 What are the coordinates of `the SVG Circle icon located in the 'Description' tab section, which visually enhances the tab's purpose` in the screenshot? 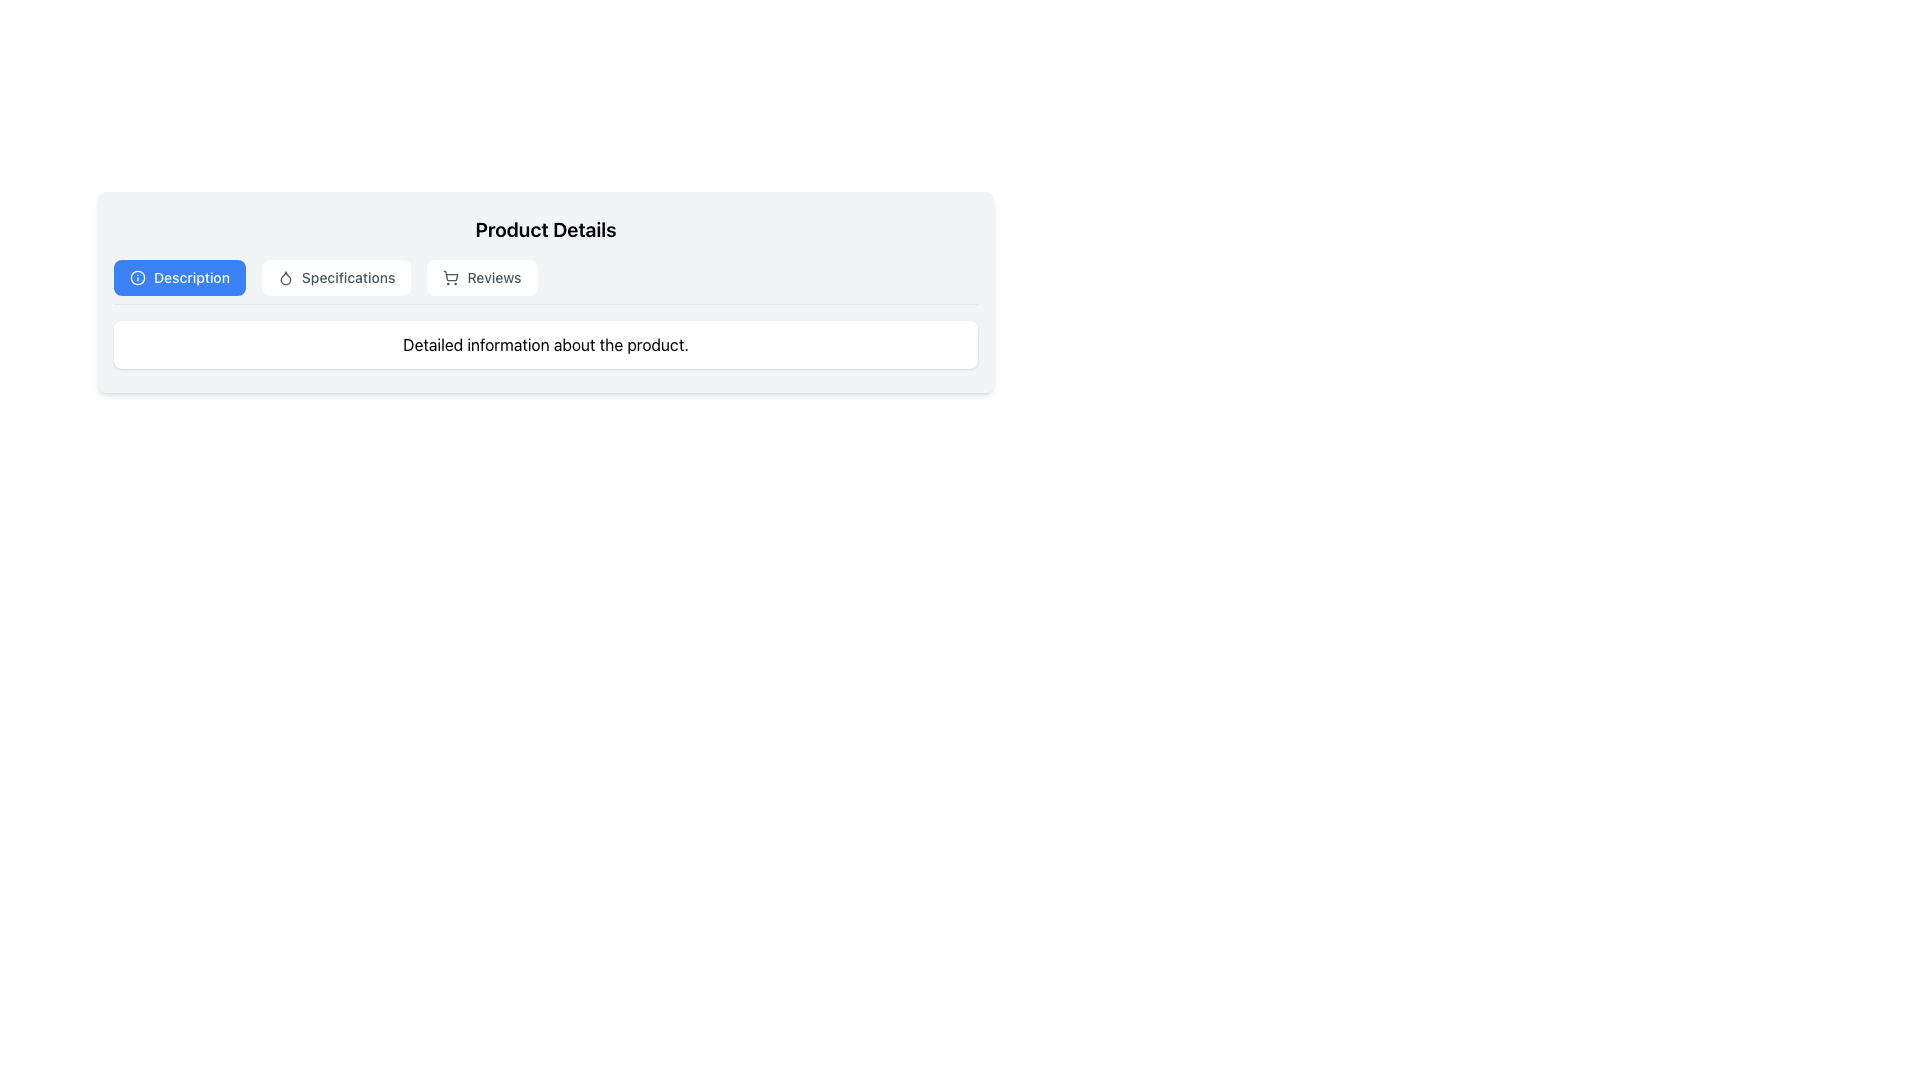 It's located at (137, 277).